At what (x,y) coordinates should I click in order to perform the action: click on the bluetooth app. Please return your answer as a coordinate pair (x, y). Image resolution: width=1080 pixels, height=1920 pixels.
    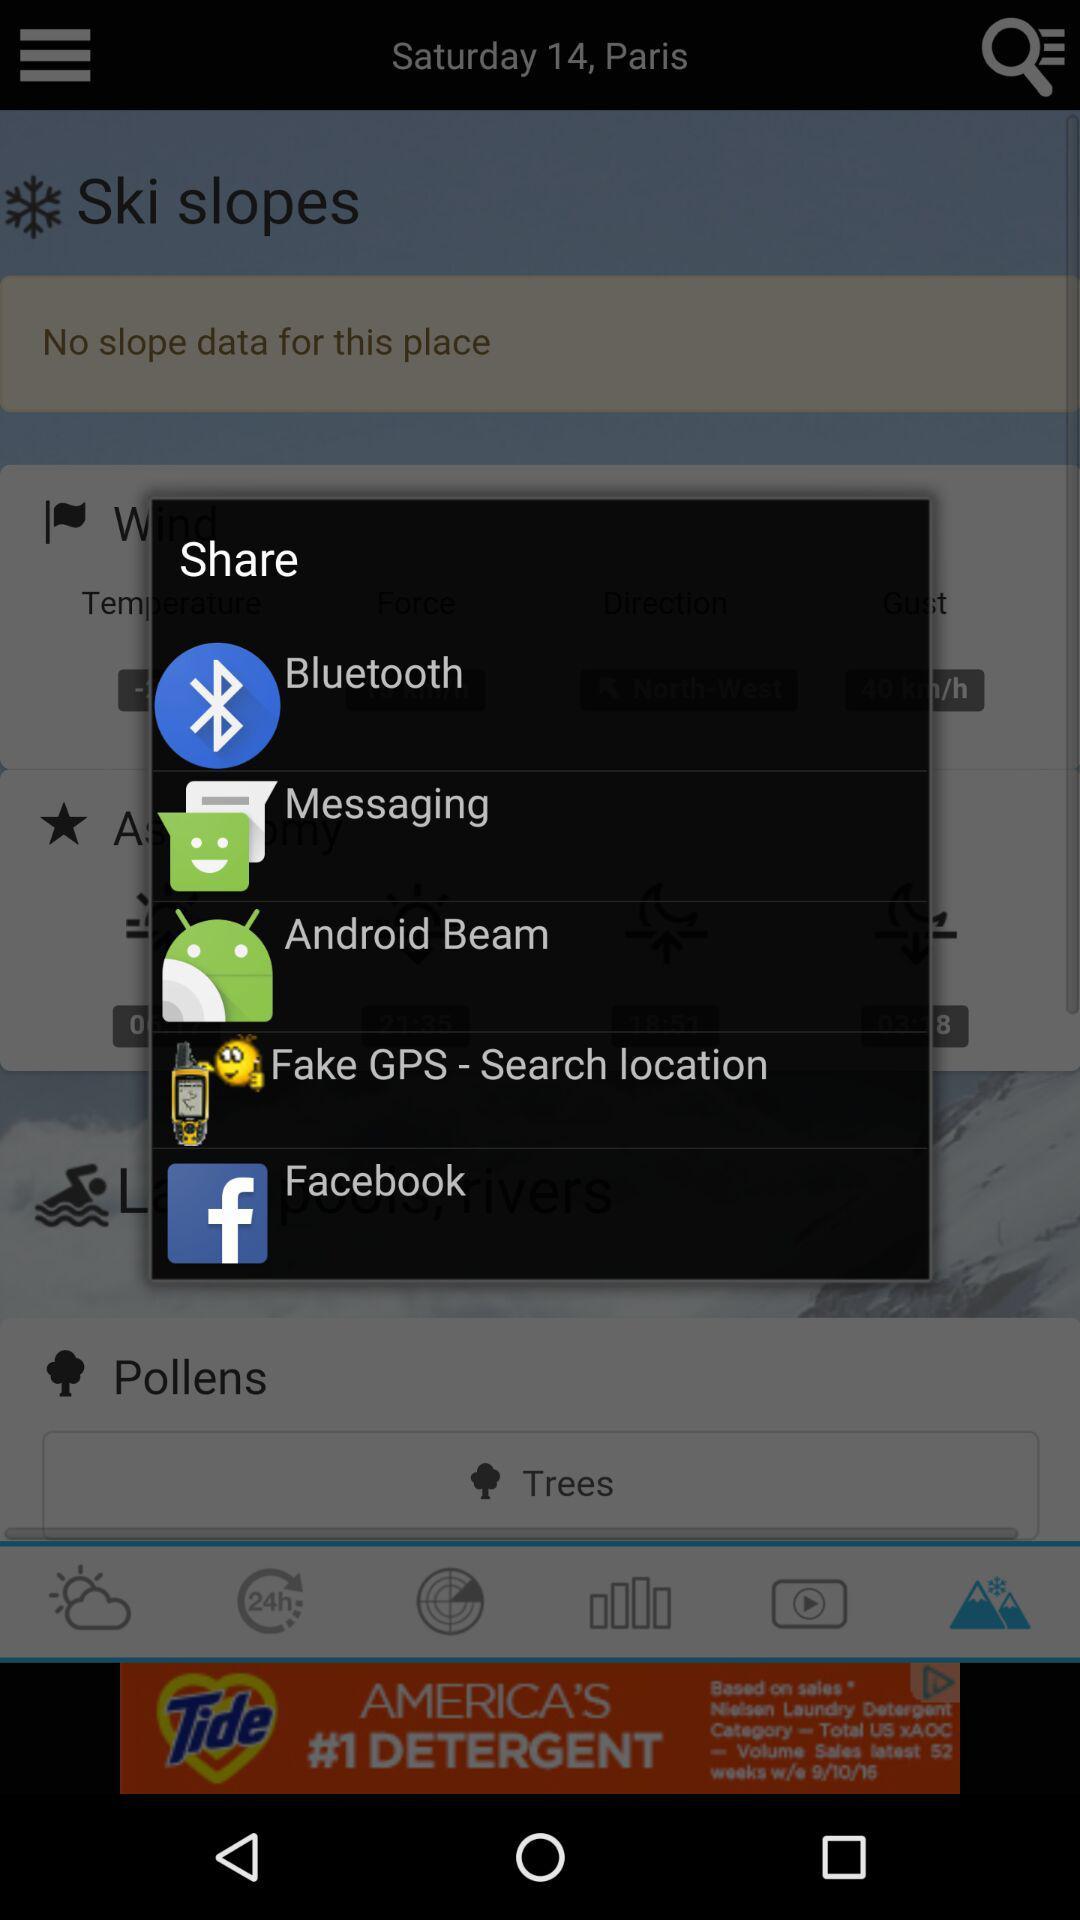
    Looking at the image, I should click on (604, 671).